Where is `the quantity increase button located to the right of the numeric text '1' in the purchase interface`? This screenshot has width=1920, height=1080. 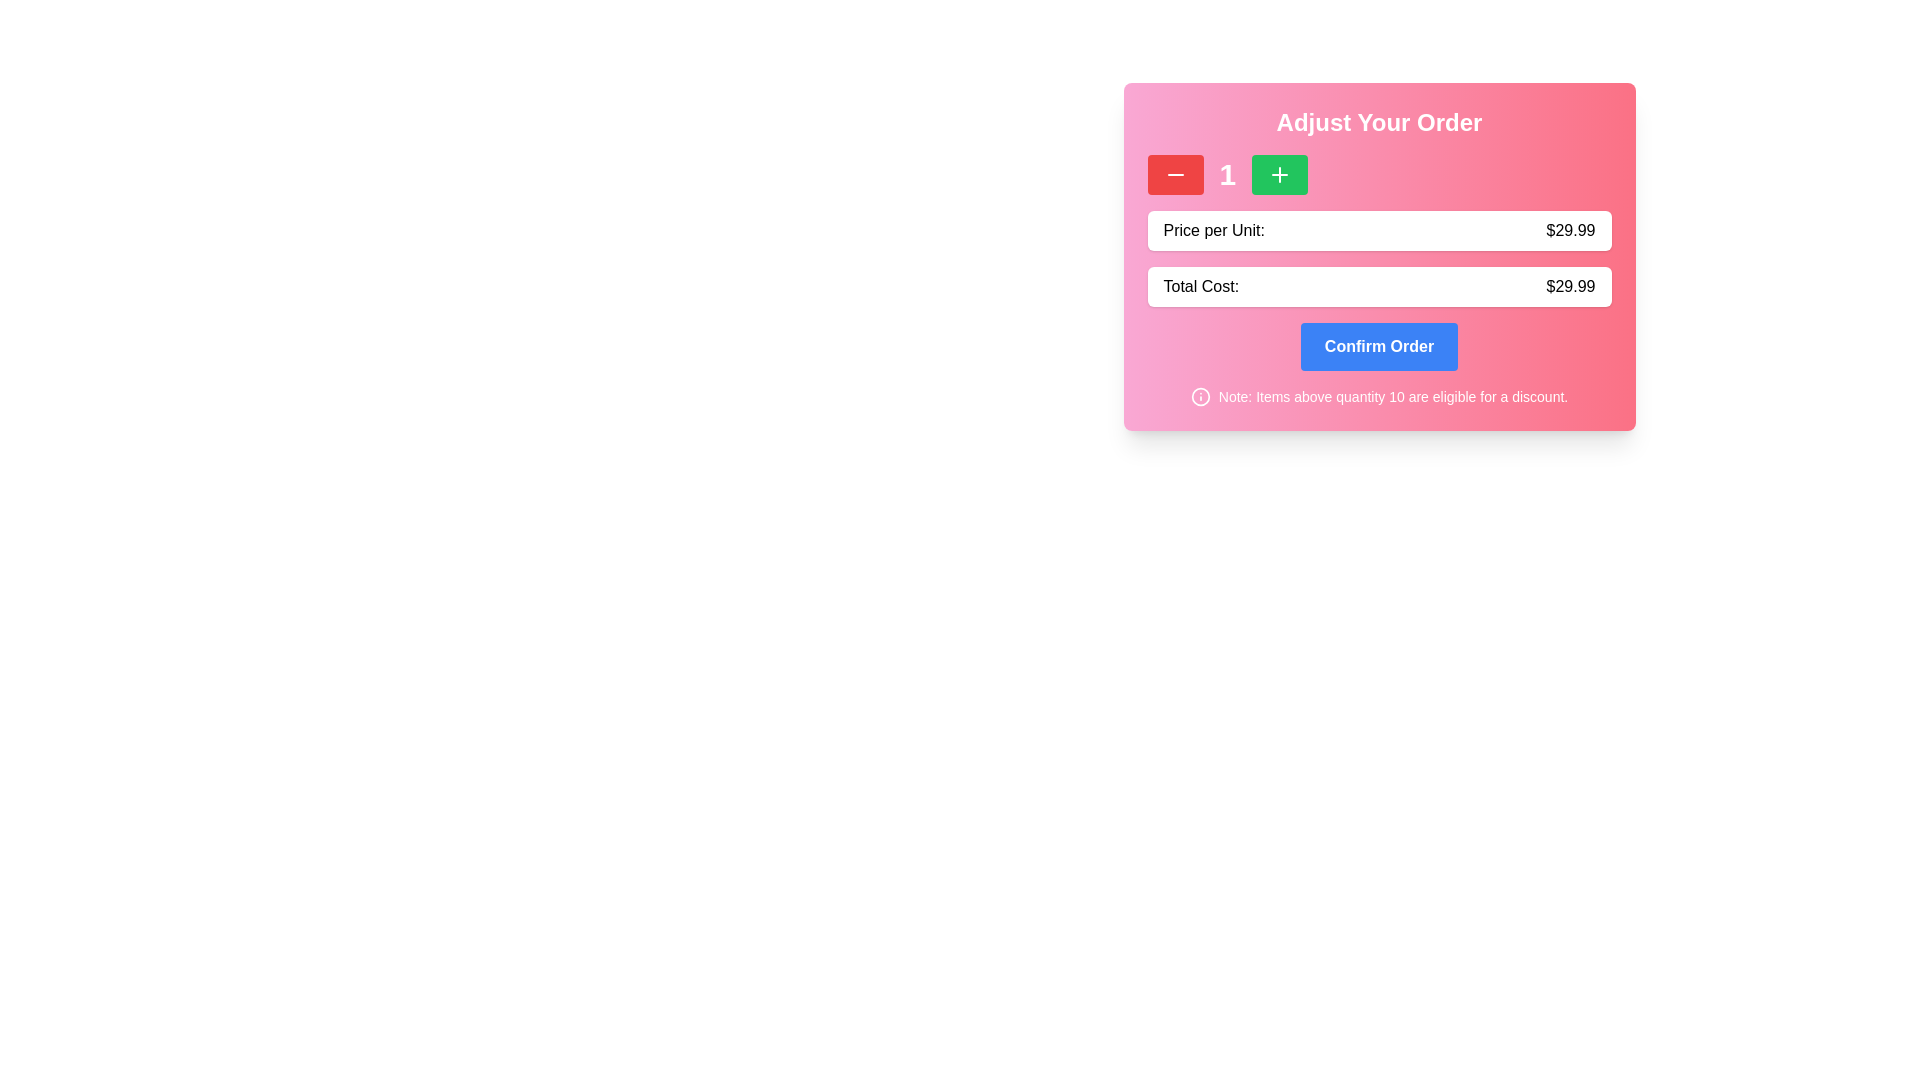 the quantity increase button located to the right of the numeric text '1' in the purchase interface is located at coordinates (1280, 173).